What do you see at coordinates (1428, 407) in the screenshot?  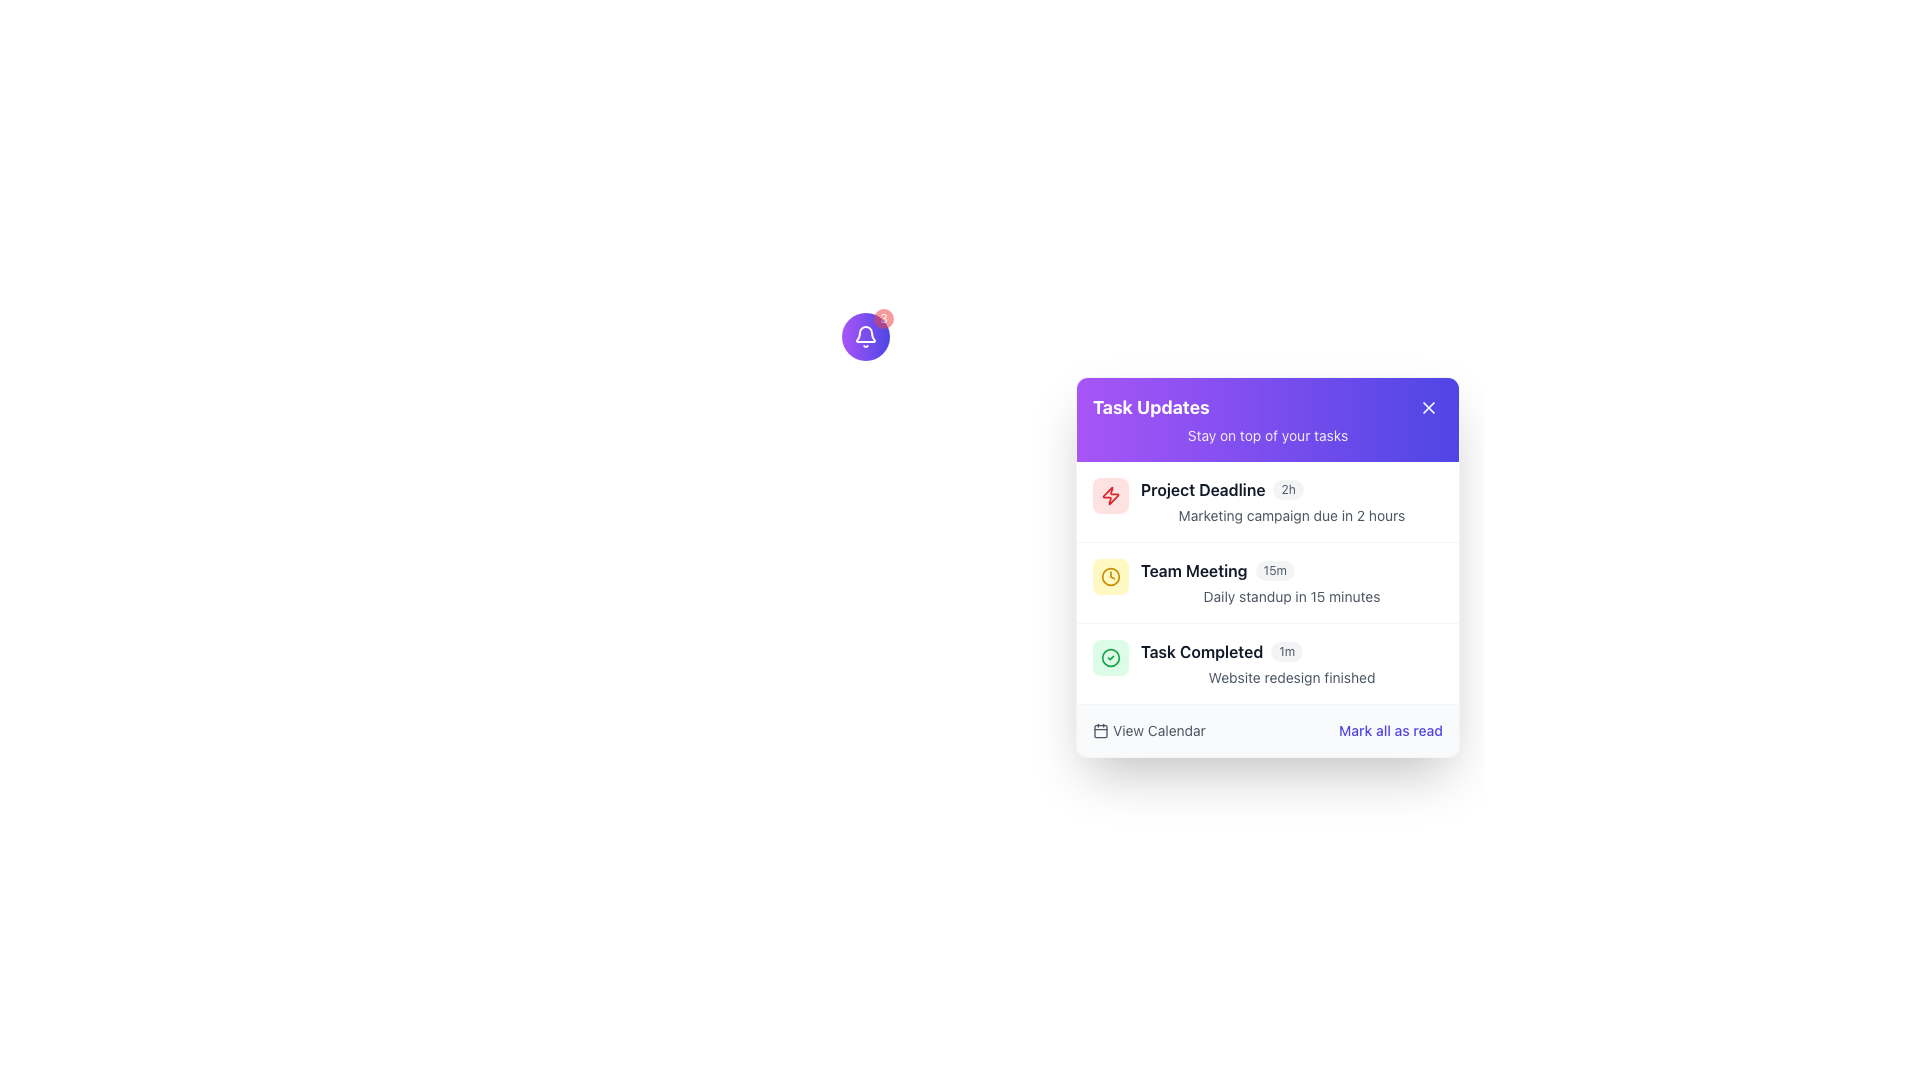 I see `the close button located in the top-right corner of the notification panel` at bounding box center [1428, 407].